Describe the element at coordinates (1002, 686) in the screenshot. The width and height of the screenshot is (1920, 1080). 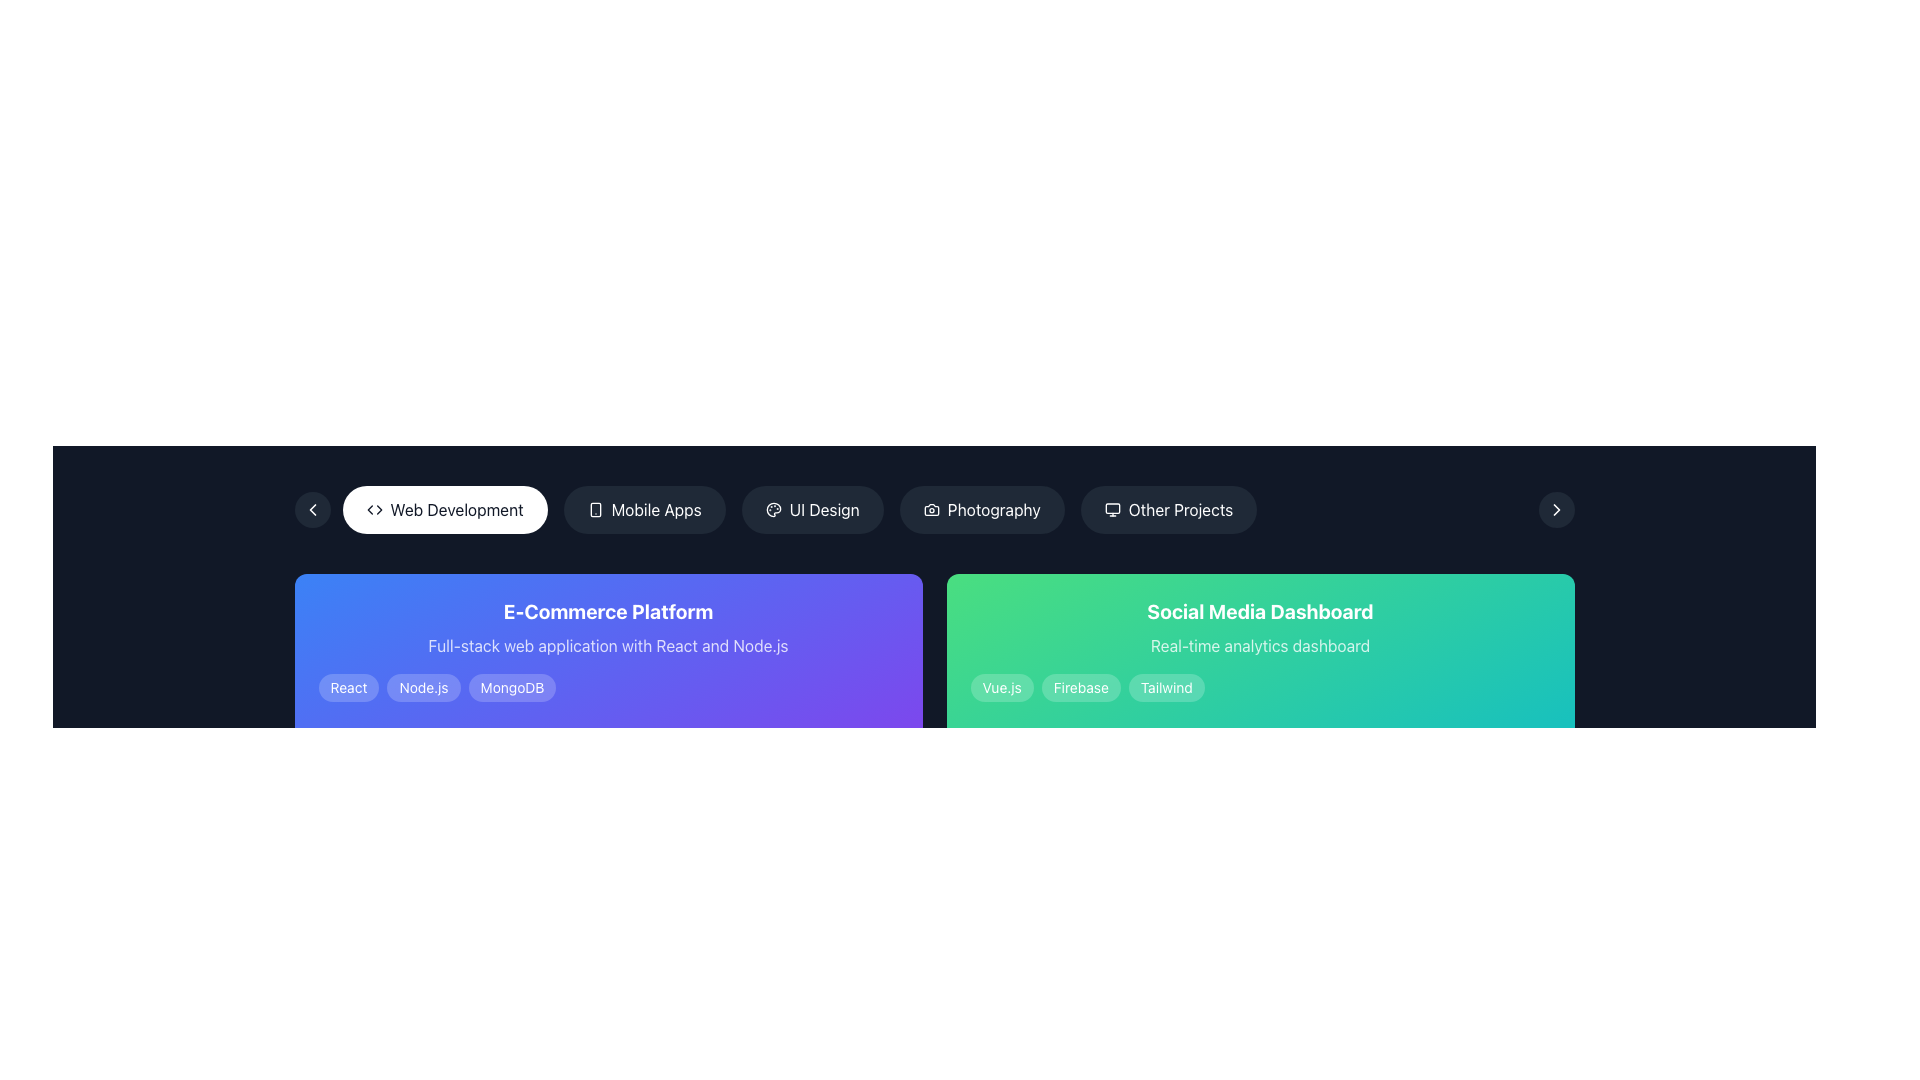
I see `the first tag or label element in the horizontal list on the green panel labeled 'Social Media Dashboard', which is positioned to the left of 'Firebase' and 'Tailwind'` at that location.